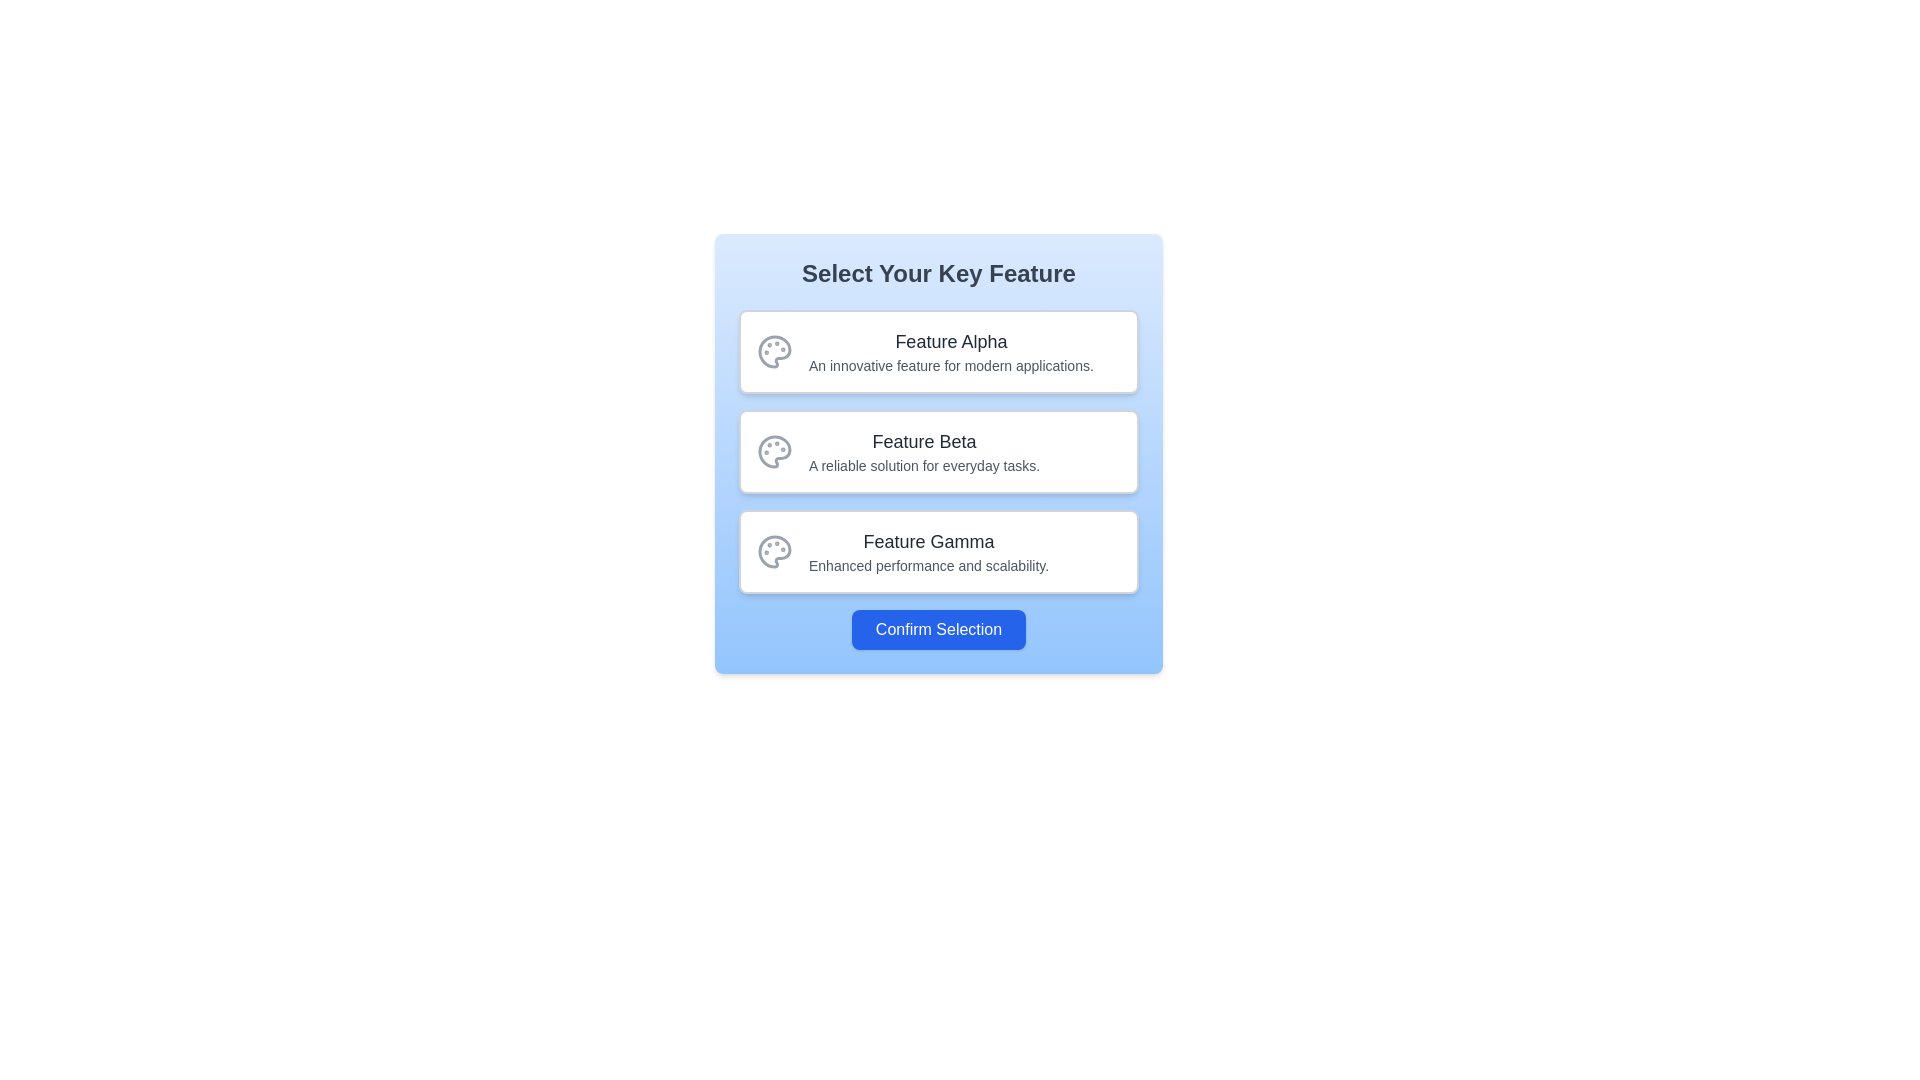 This screenshot has height=1080, width=1920. Describe the element at coordinates (773, 350) in the screenshot. I see `the painter's palette icon located on the left side of the 'Feature Alpha' card, which is centrally aligned in height and has a gray outline with four circular details` at that location.